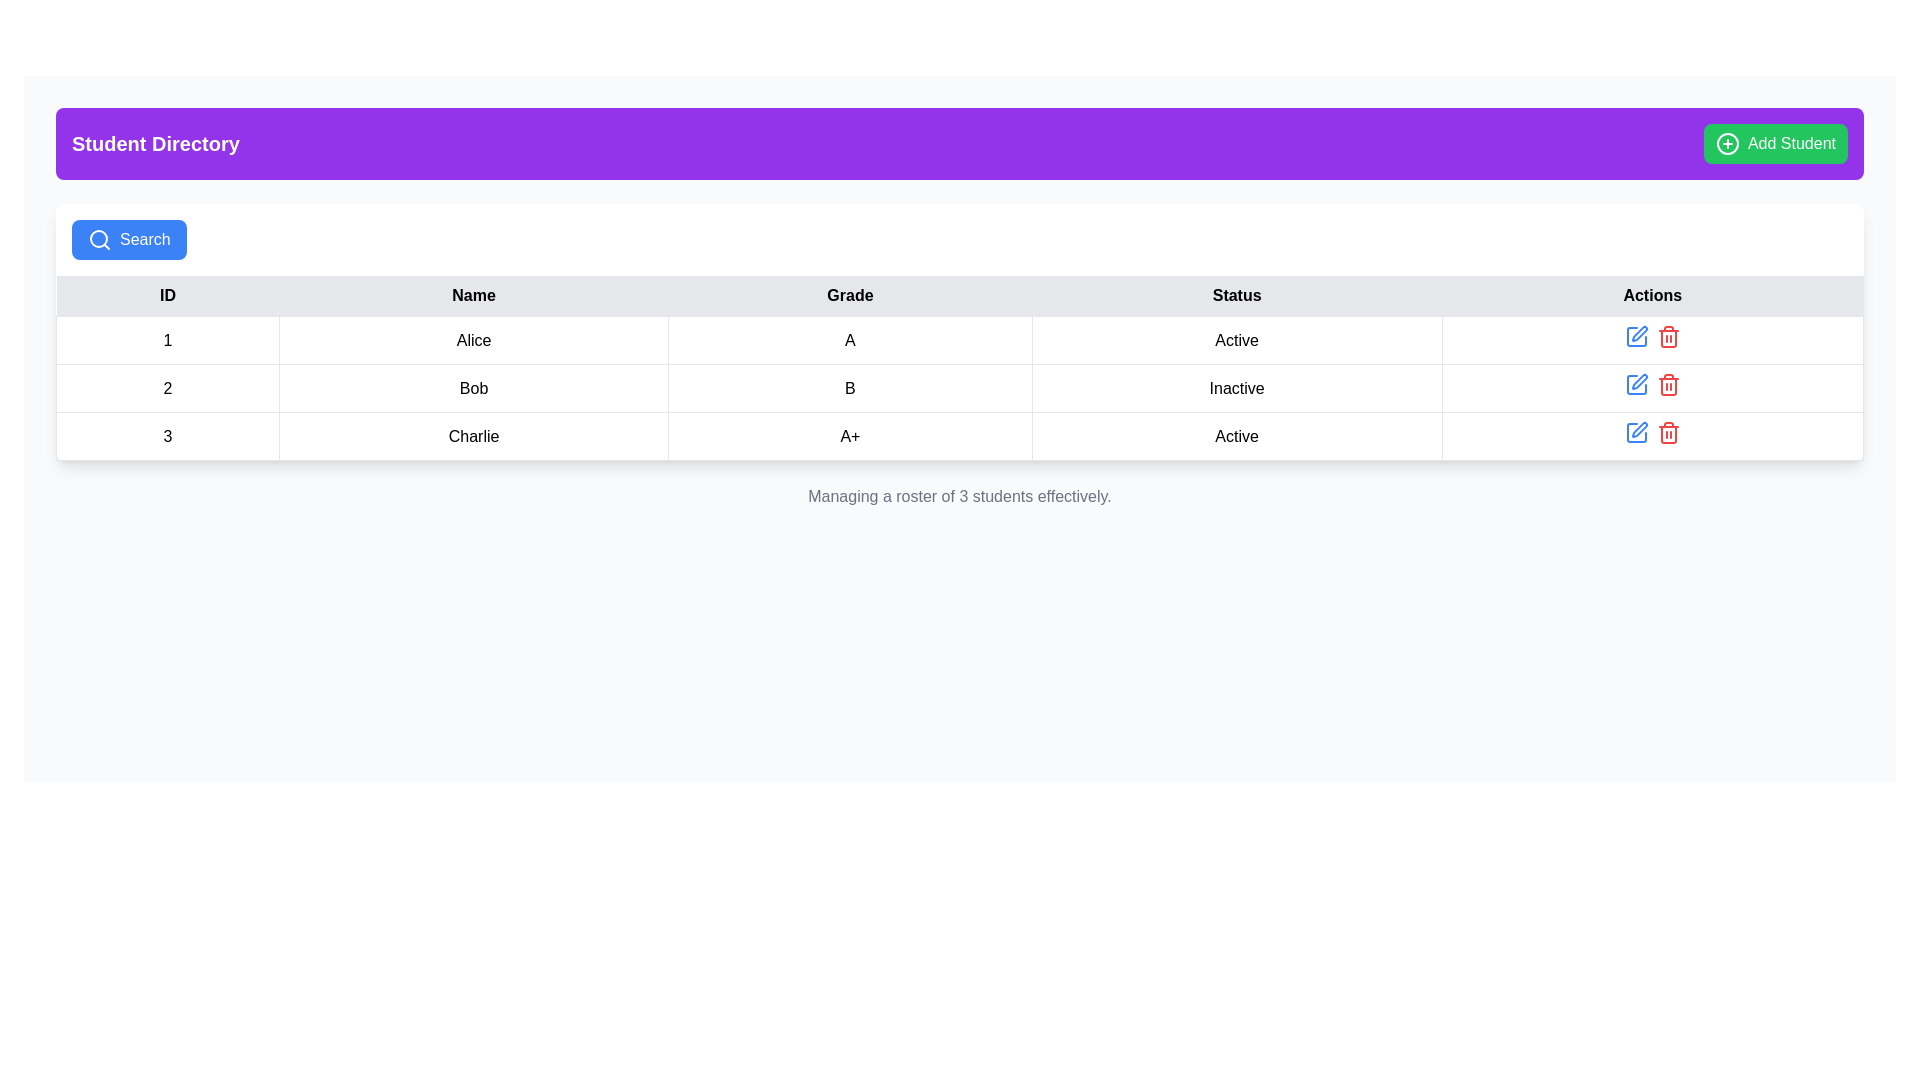 Image resolution: width=1920 pixels, height=1080 pixels. What do you see at coordinates (99, 238) in the screenshot?
I see `the magnifying glass icon representing the 'Search' functionality, located on the left side of the blue 'Search' button at the top-left corner of the data table` at bounding box center [99, 238].